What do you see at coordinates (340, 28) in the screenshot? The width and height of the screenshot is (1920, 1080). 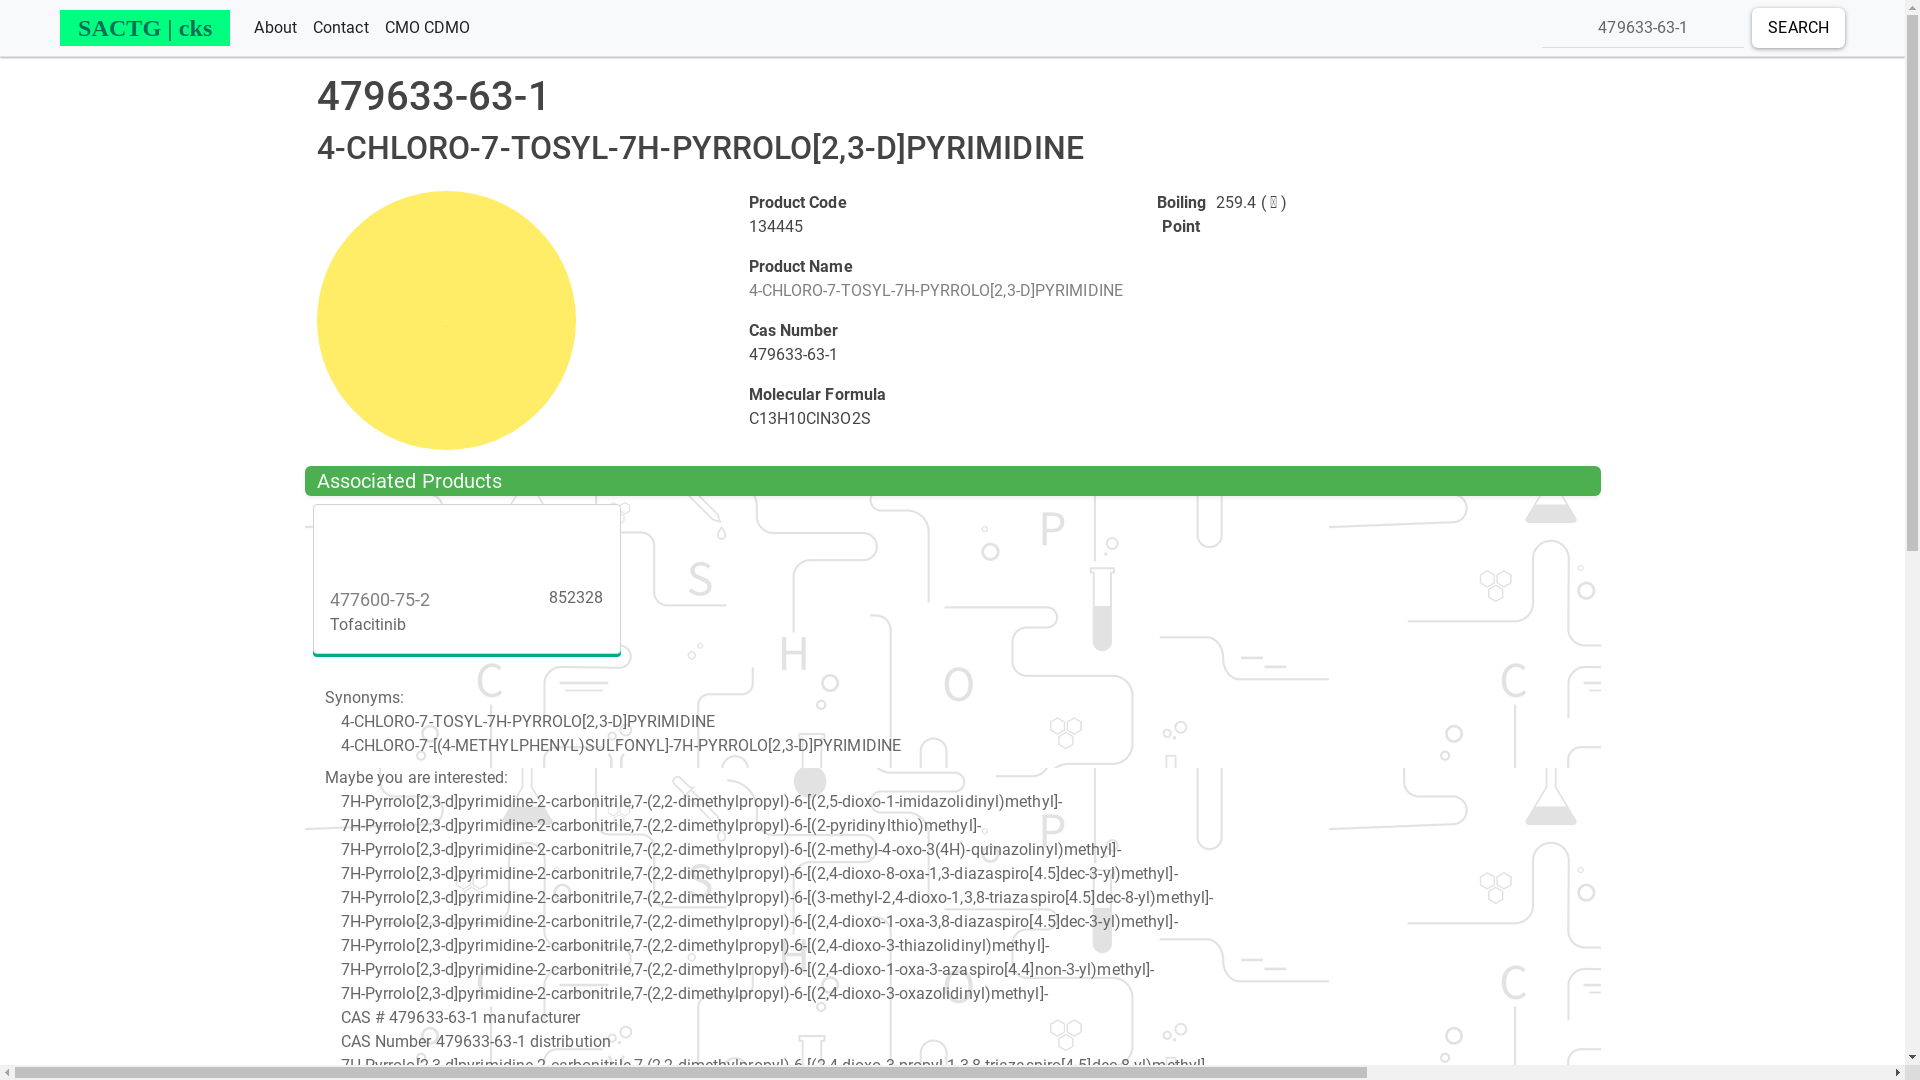 I see `'Contact'` at bounding box center [340, 28].